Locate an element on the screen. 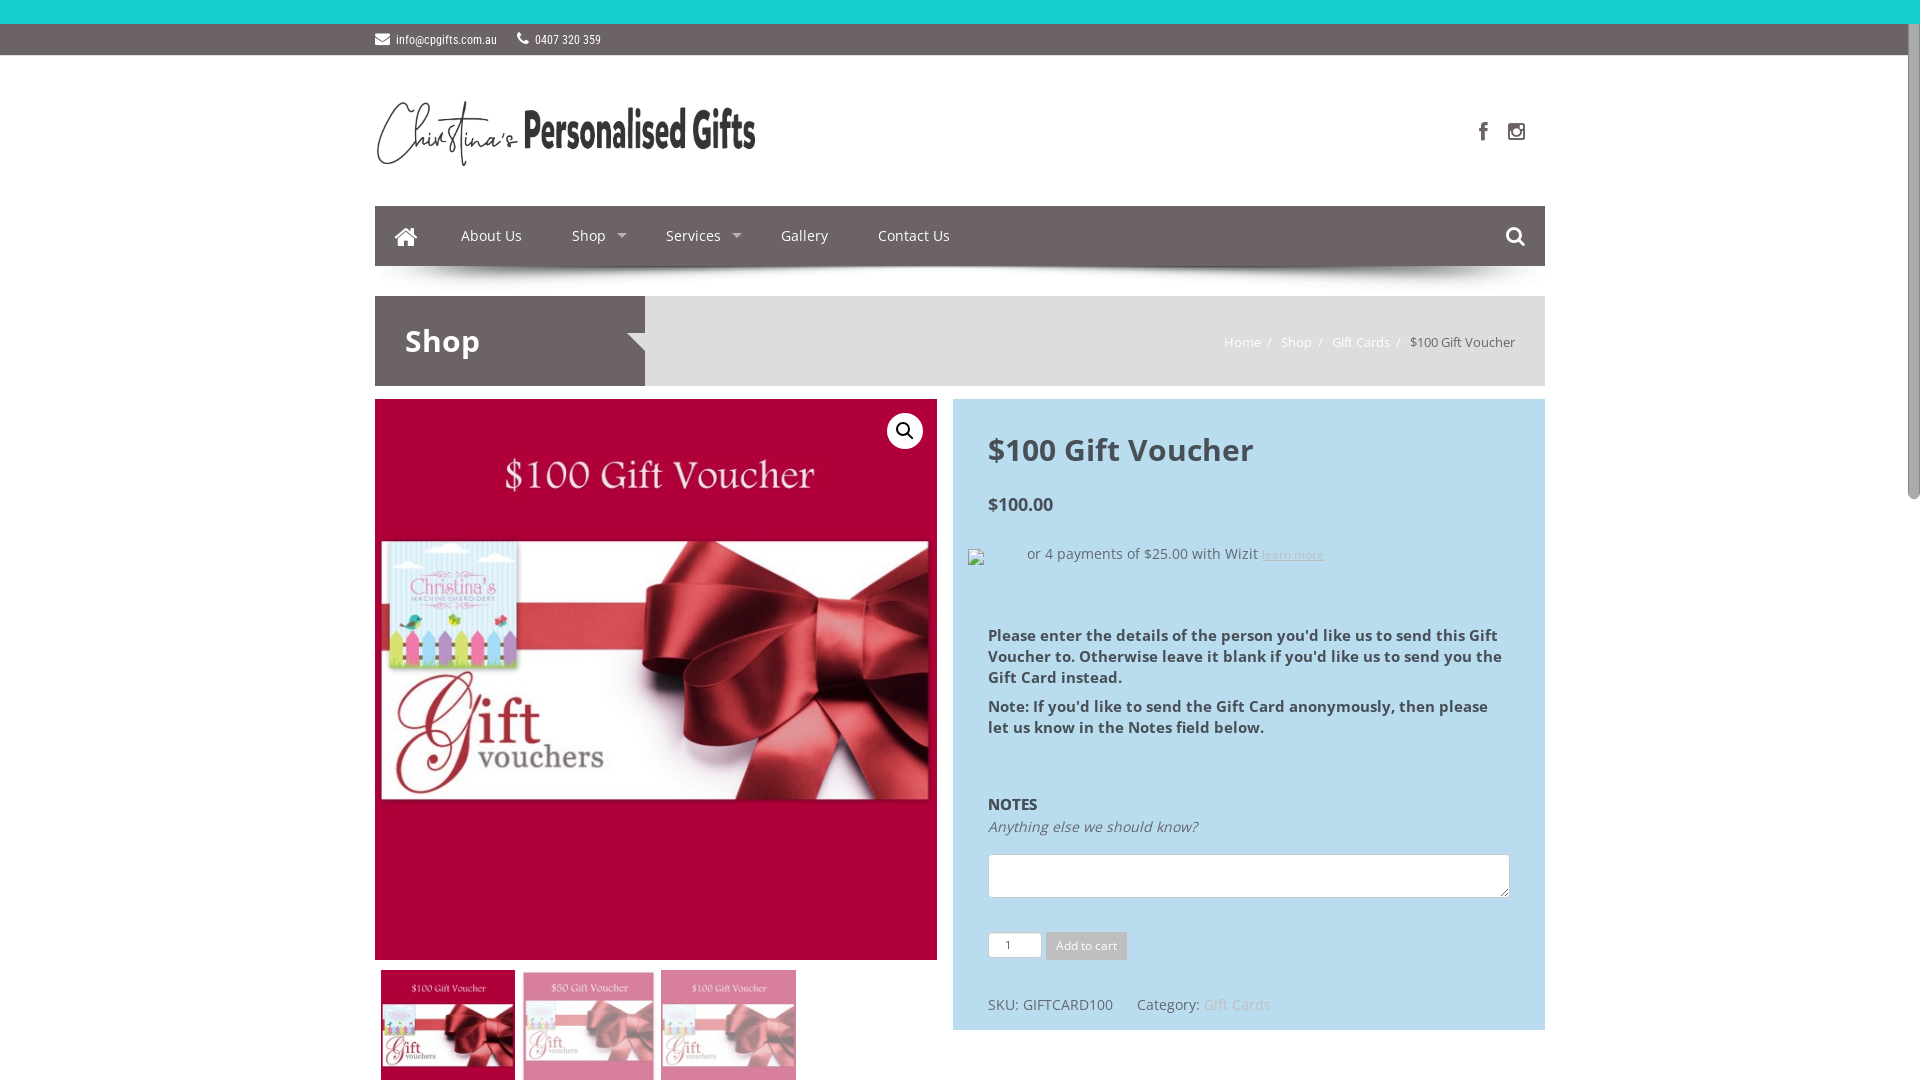  '  0407 320 359' is located at coordinates (558, 39).